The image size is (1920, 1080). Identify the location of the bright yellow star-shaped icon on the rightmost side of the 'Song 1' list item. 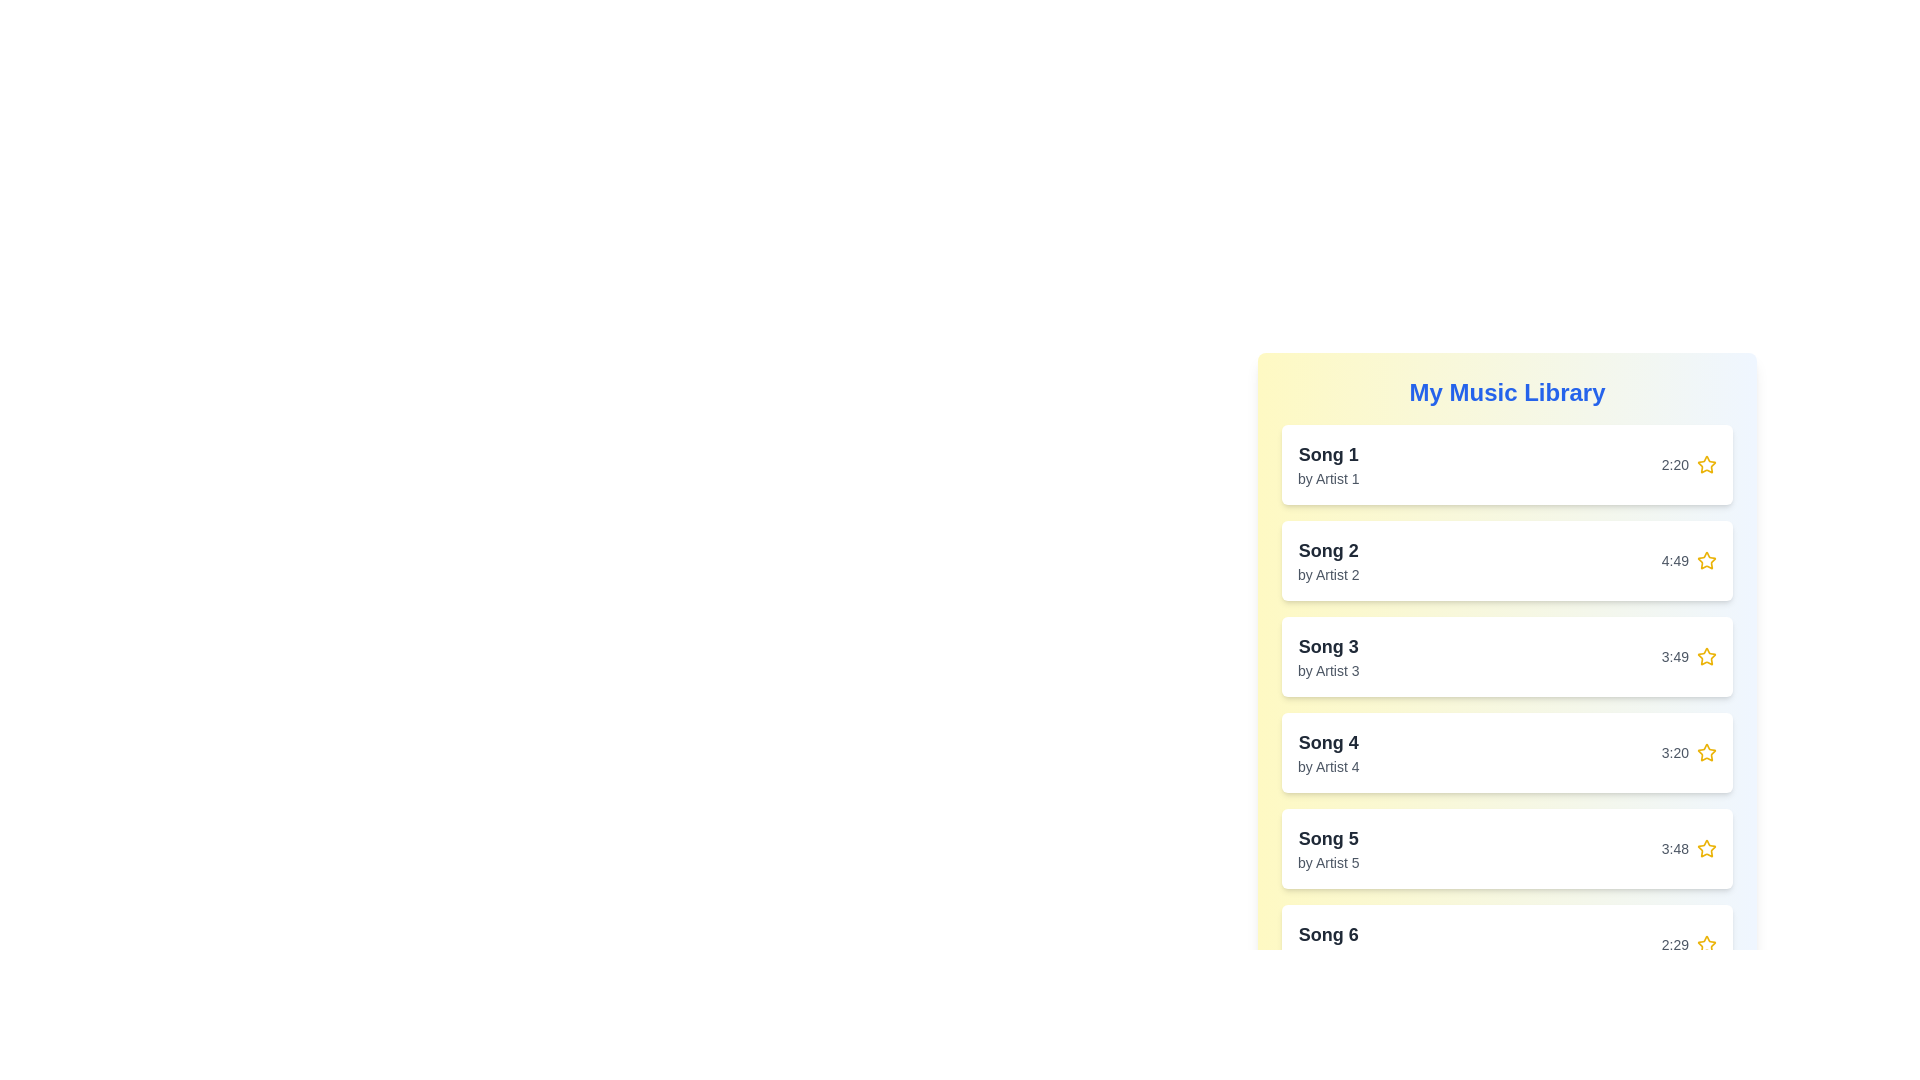
(1706, 464).